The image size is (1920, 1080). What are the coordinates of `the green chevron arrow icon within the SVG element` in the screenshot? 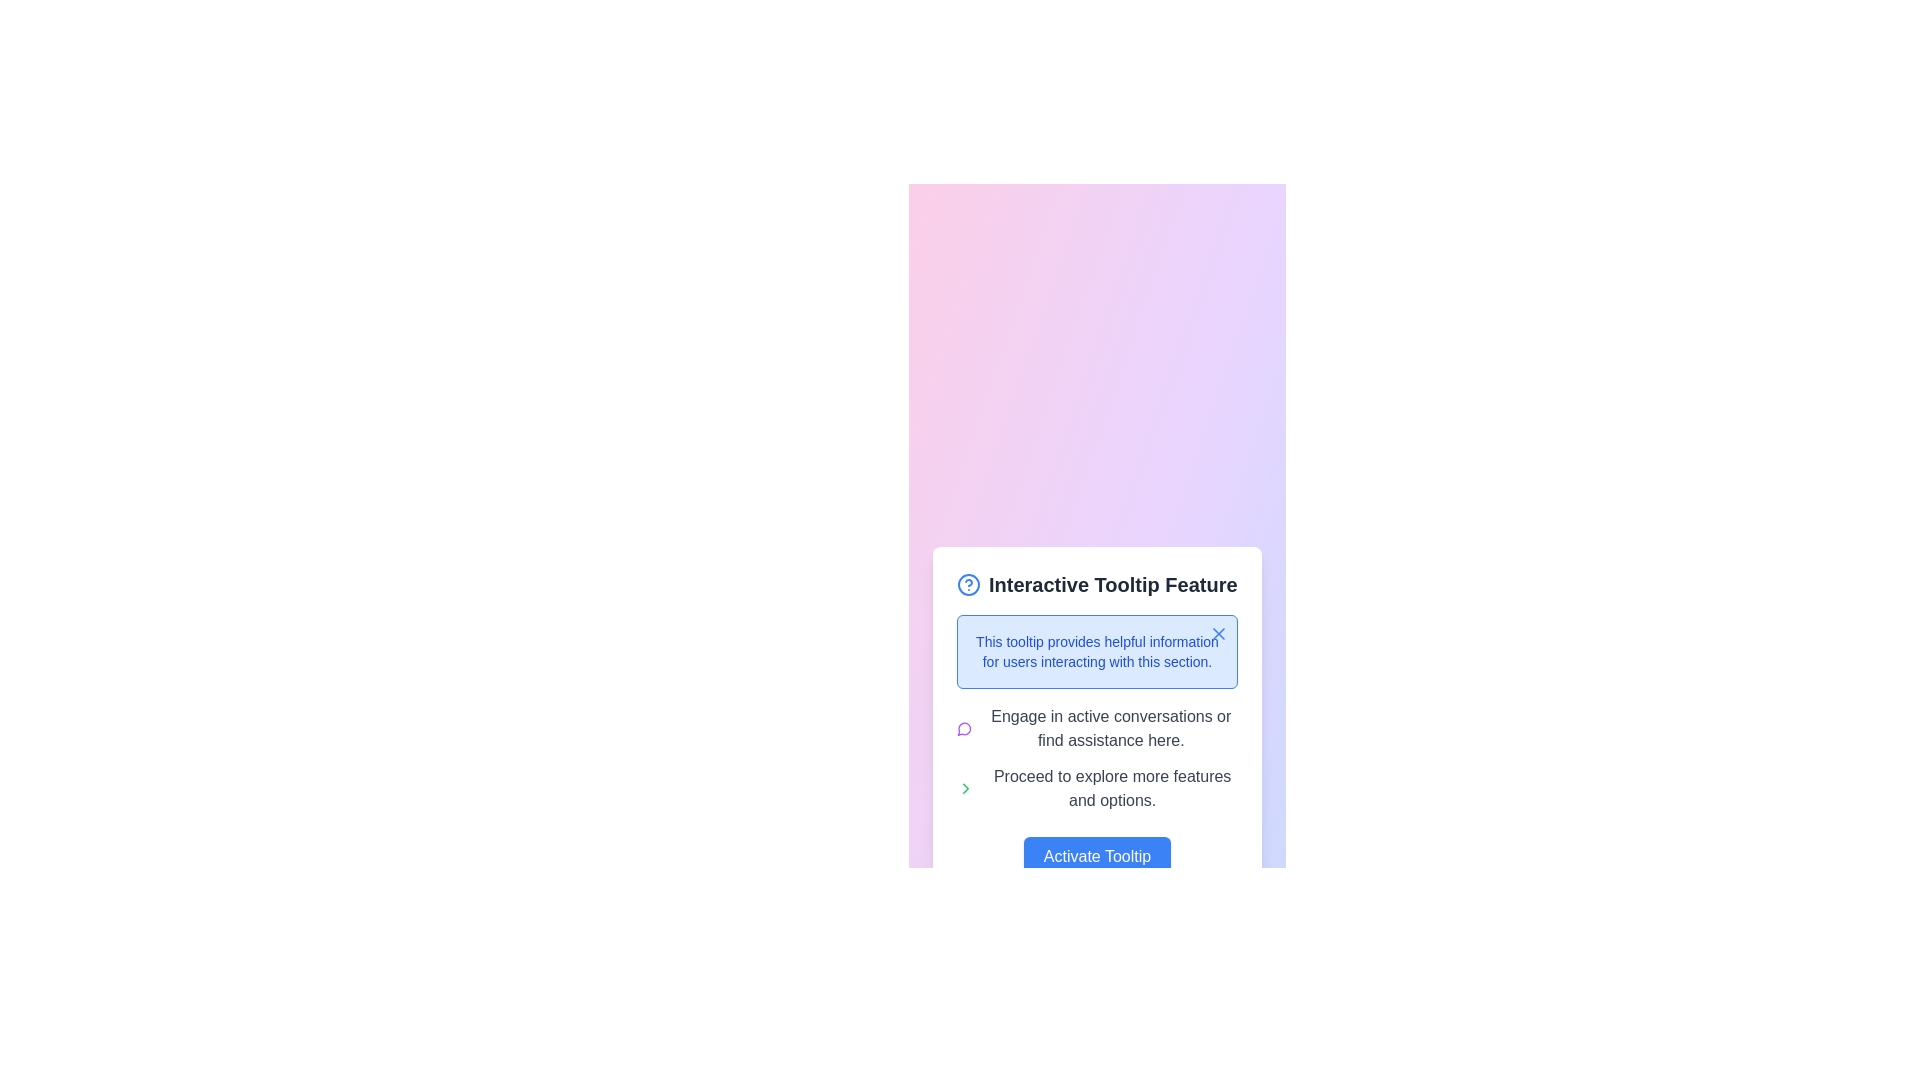 It's located at (966, 788).